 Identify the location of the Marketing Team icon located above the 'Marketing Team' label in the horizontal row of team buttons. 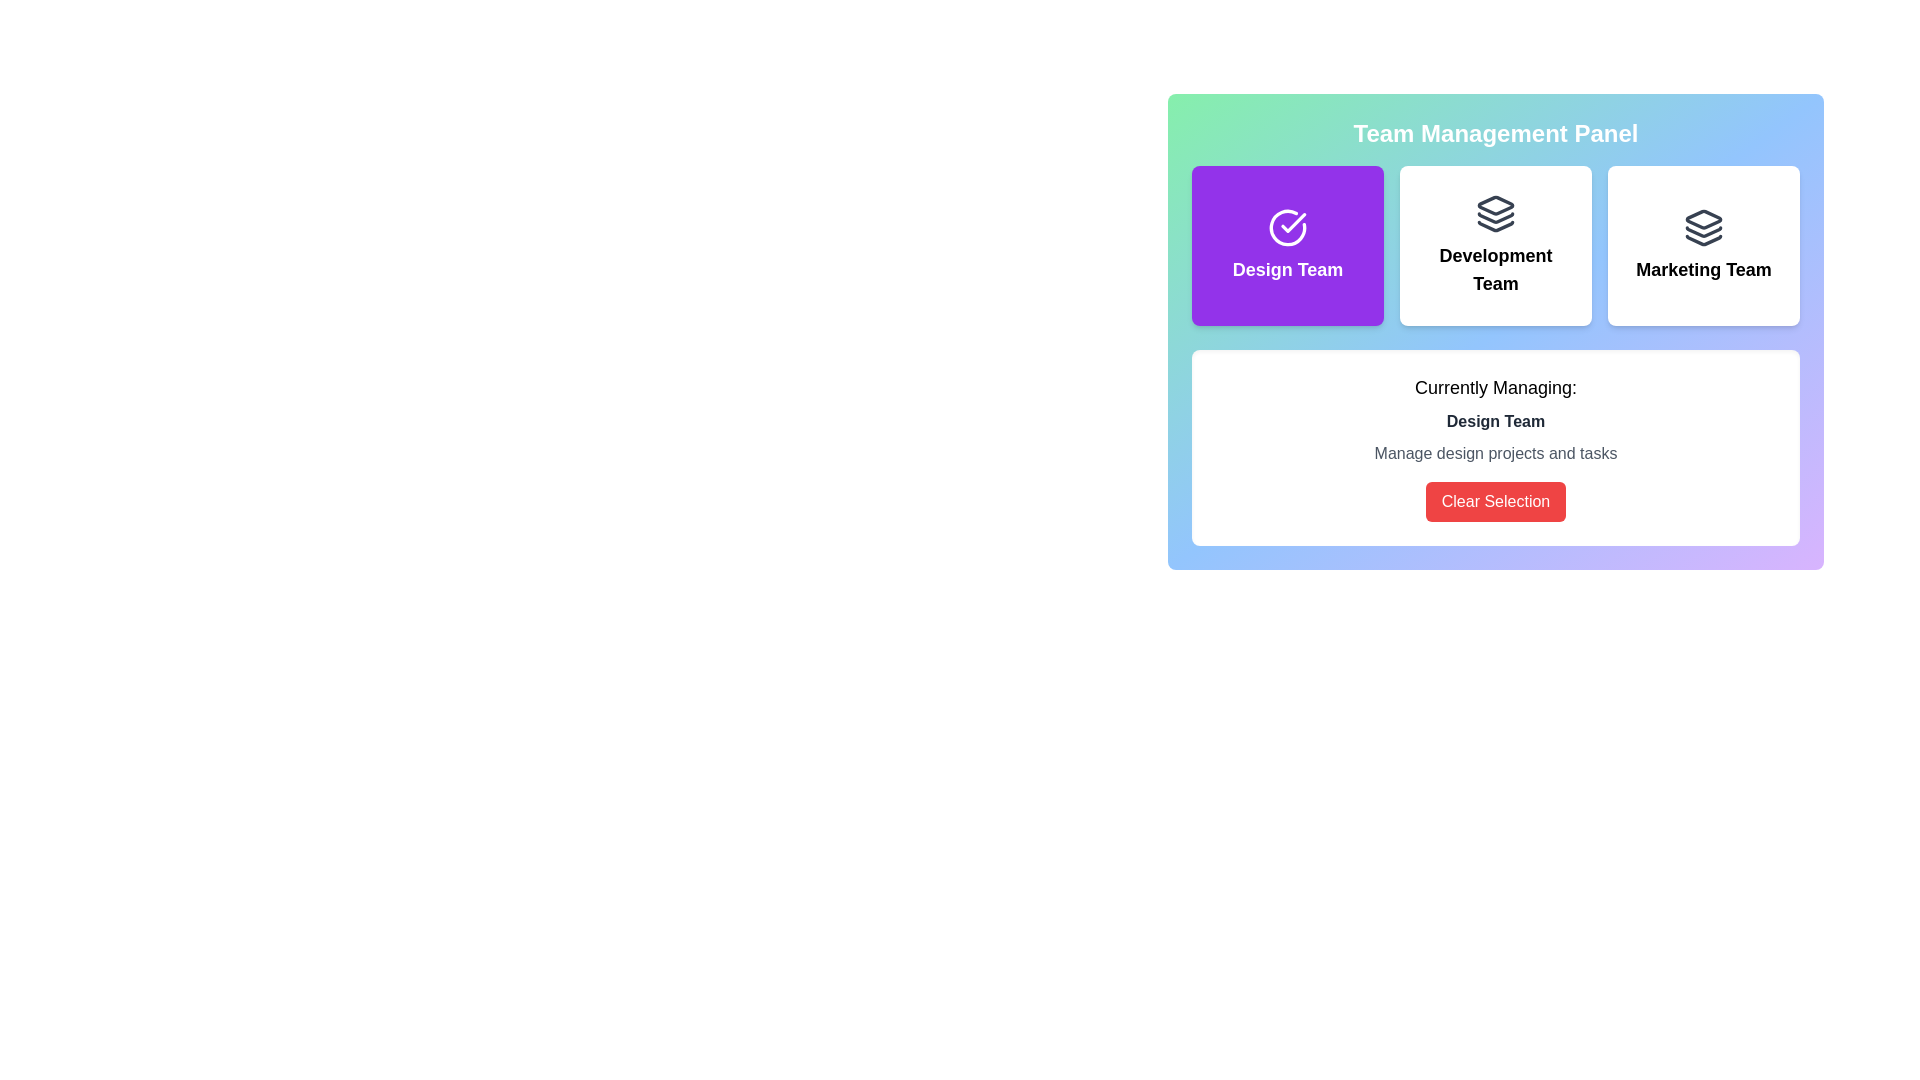
(1703, 226).